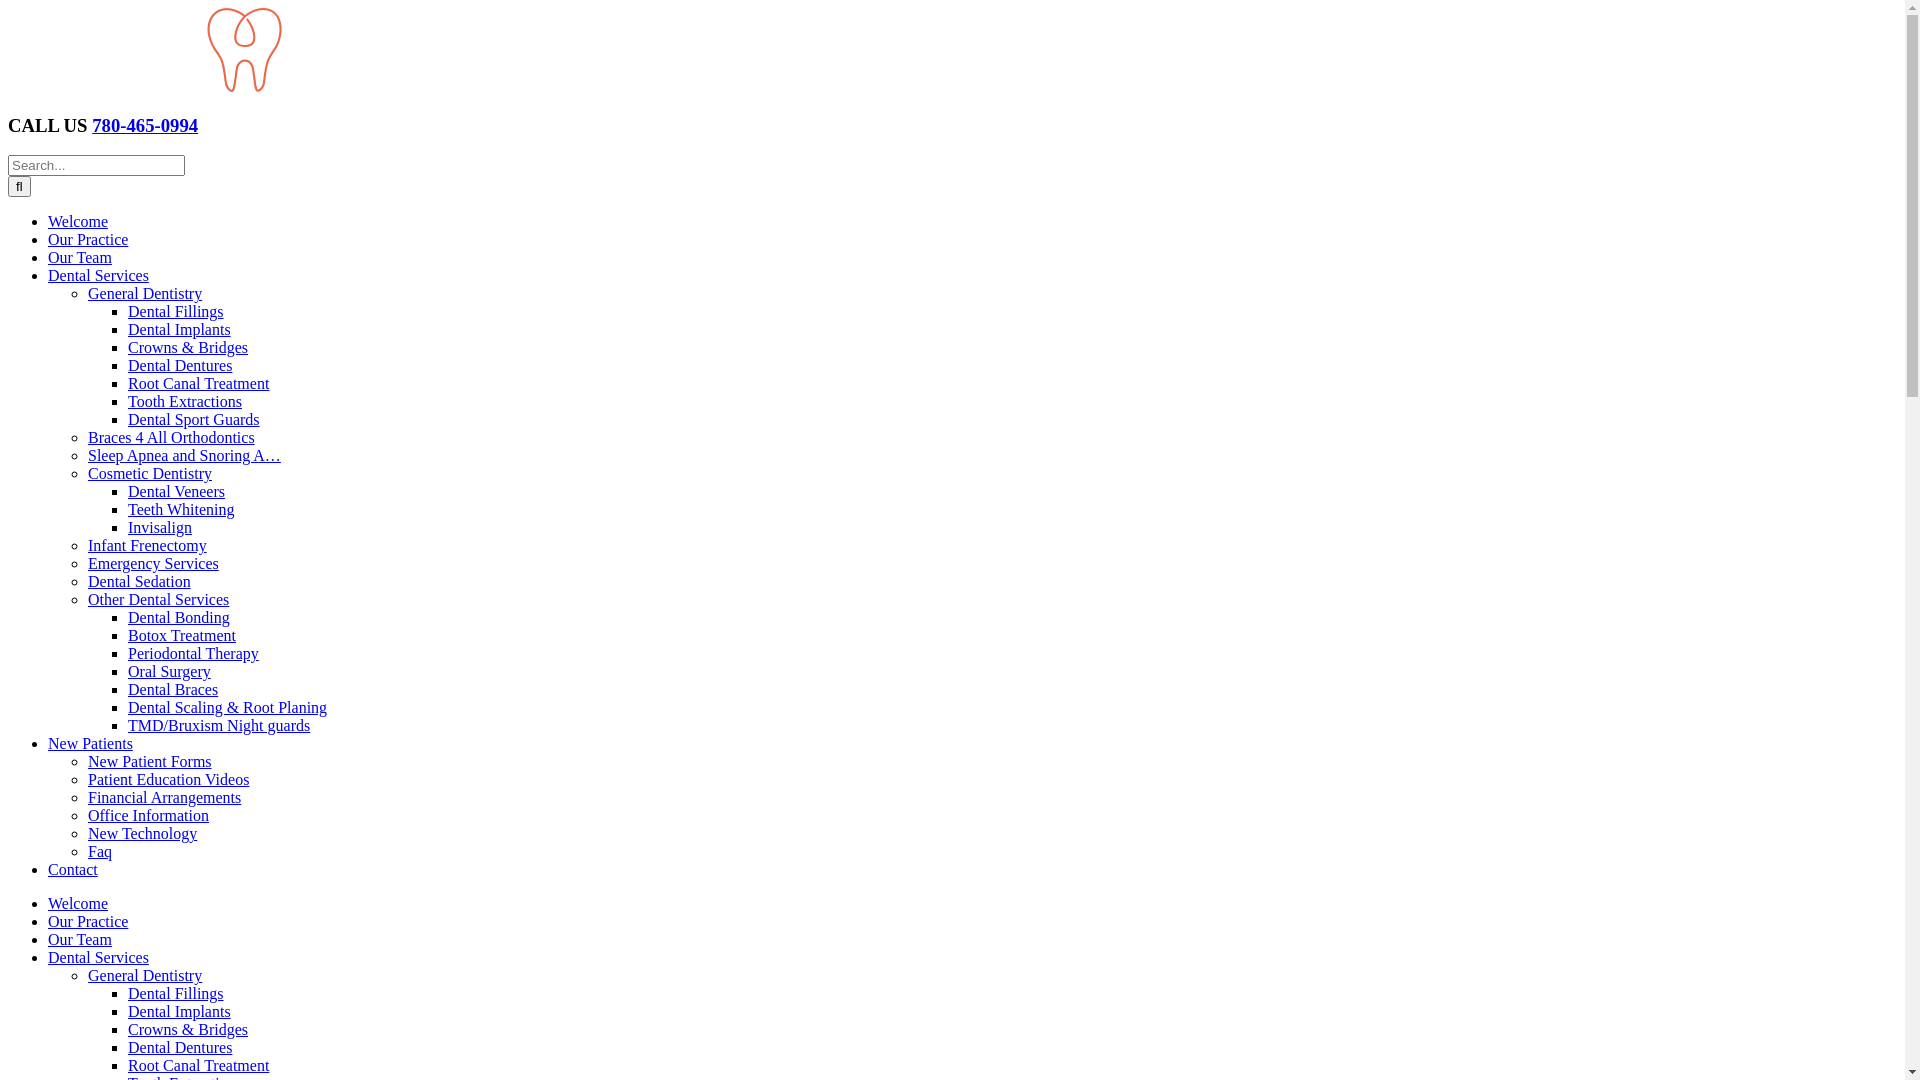 Image resolution: width=1920 pixels, height=1080 pixels. Describe the element at coordinates (48, 903) in the screenshot. I see `'Welcome'` at that location.